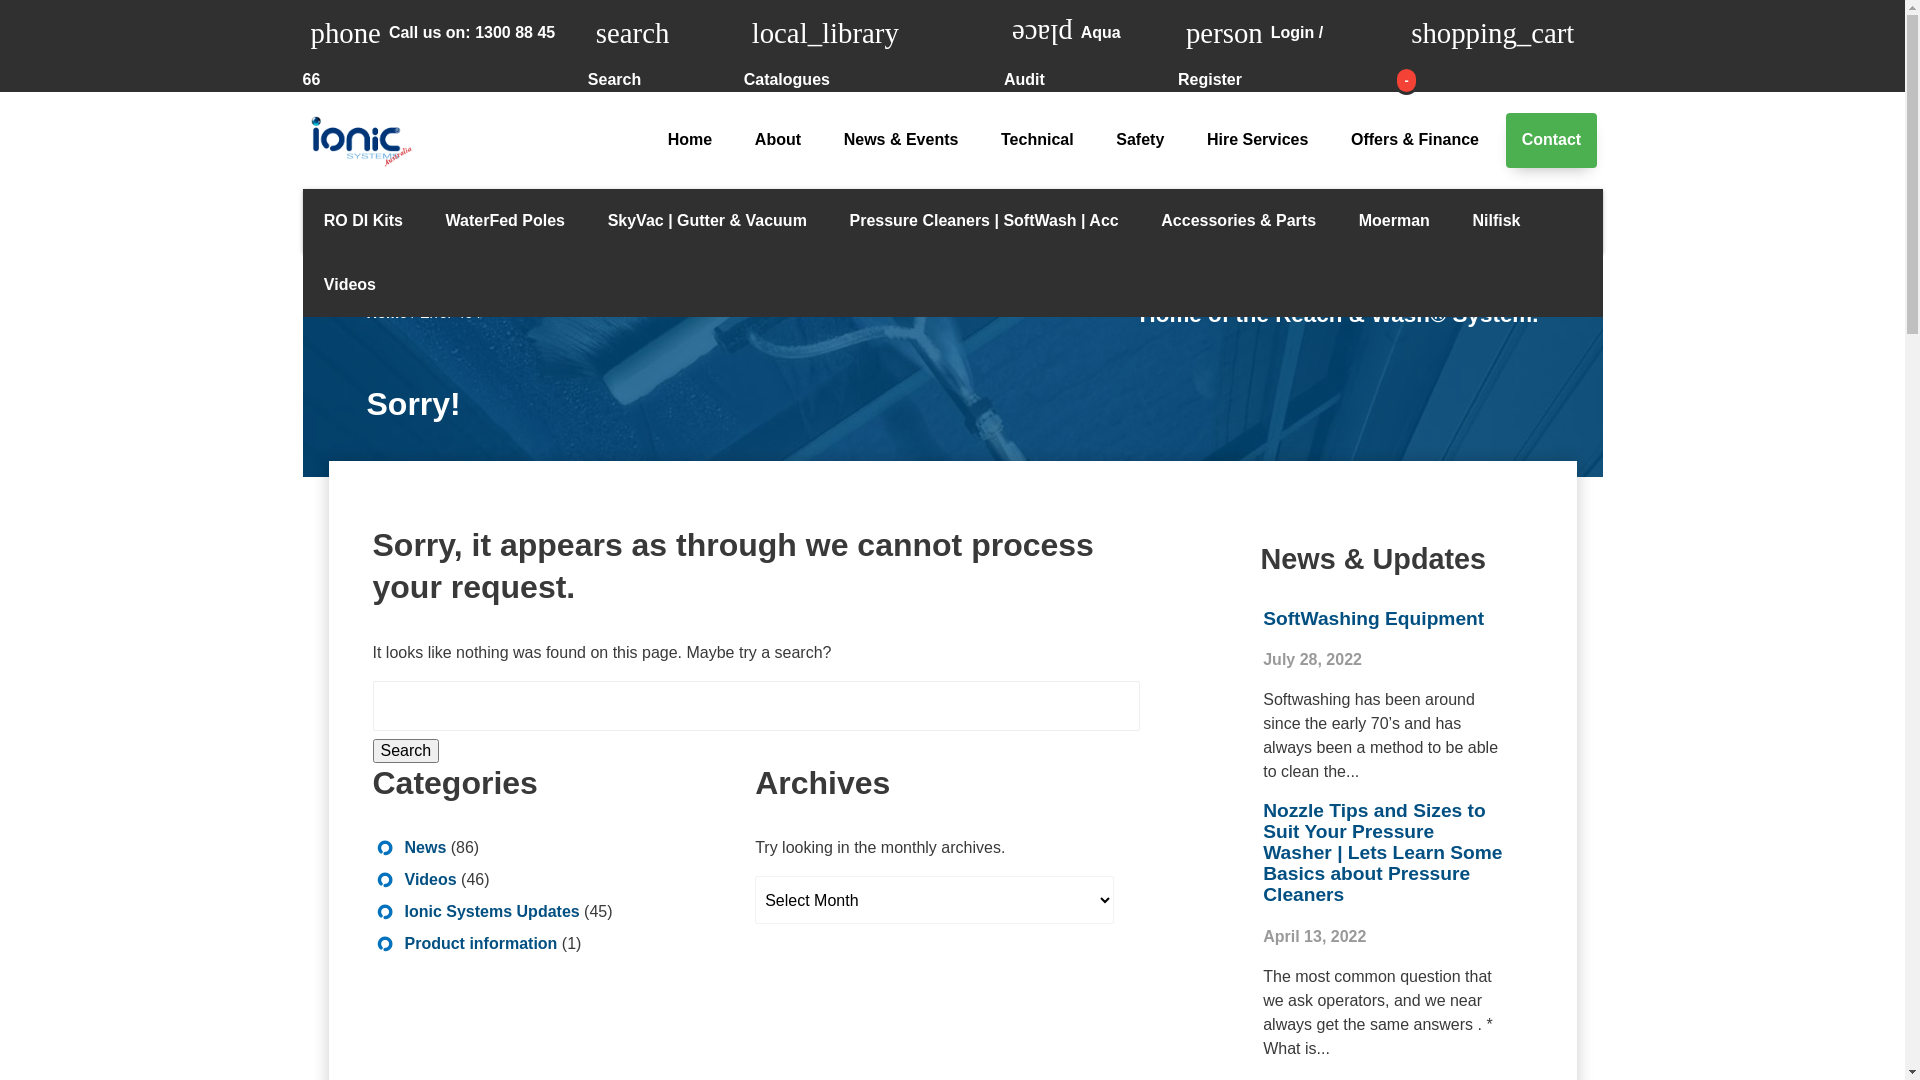  What do you see at coordinates (743, 45) in the screenshot?
I see `'local_libraryCatalogues'` at bounding box center [743, 45].